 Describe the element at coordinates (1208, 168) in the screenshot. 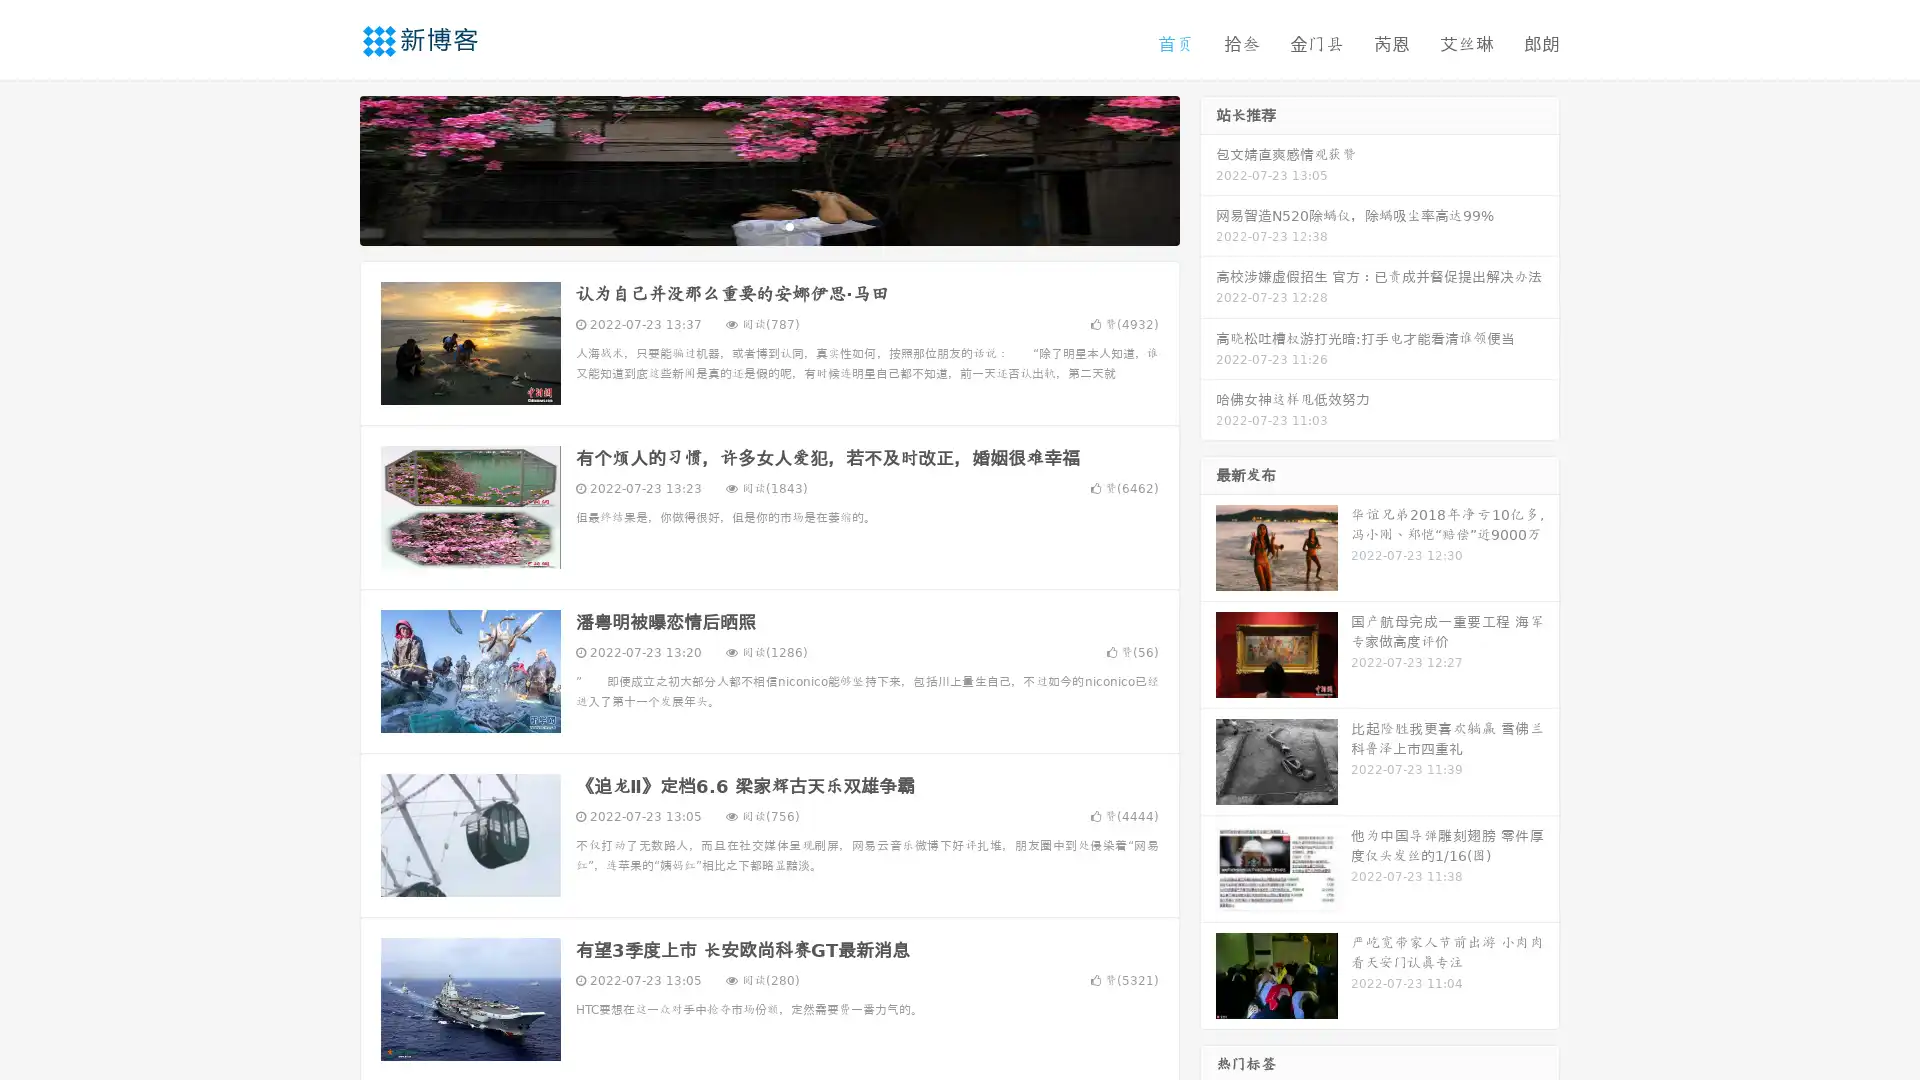

I see `Next slide` at that location.